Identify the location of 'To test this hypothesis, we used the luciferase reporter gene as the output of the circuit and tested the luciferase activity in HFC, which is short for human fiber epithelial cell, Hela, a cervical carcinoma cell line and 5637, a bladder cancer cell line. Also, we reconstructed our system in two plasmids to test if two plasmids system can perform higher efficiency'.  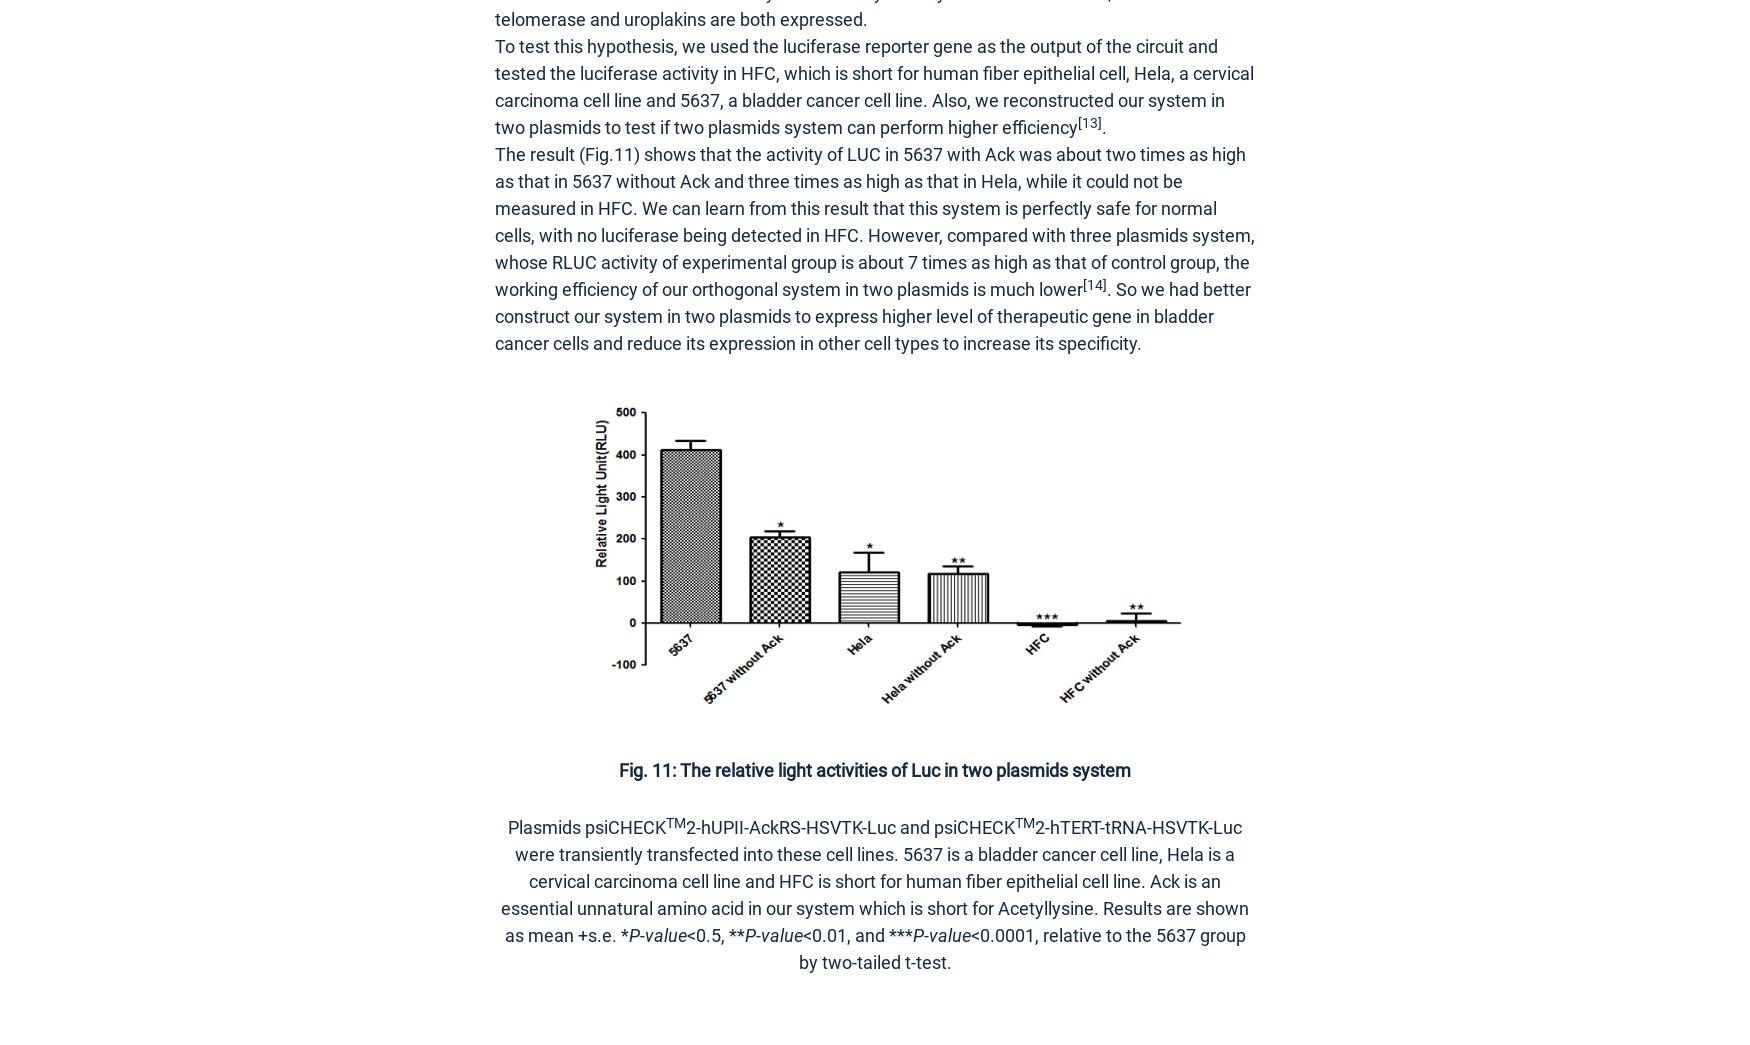
(495, 87).